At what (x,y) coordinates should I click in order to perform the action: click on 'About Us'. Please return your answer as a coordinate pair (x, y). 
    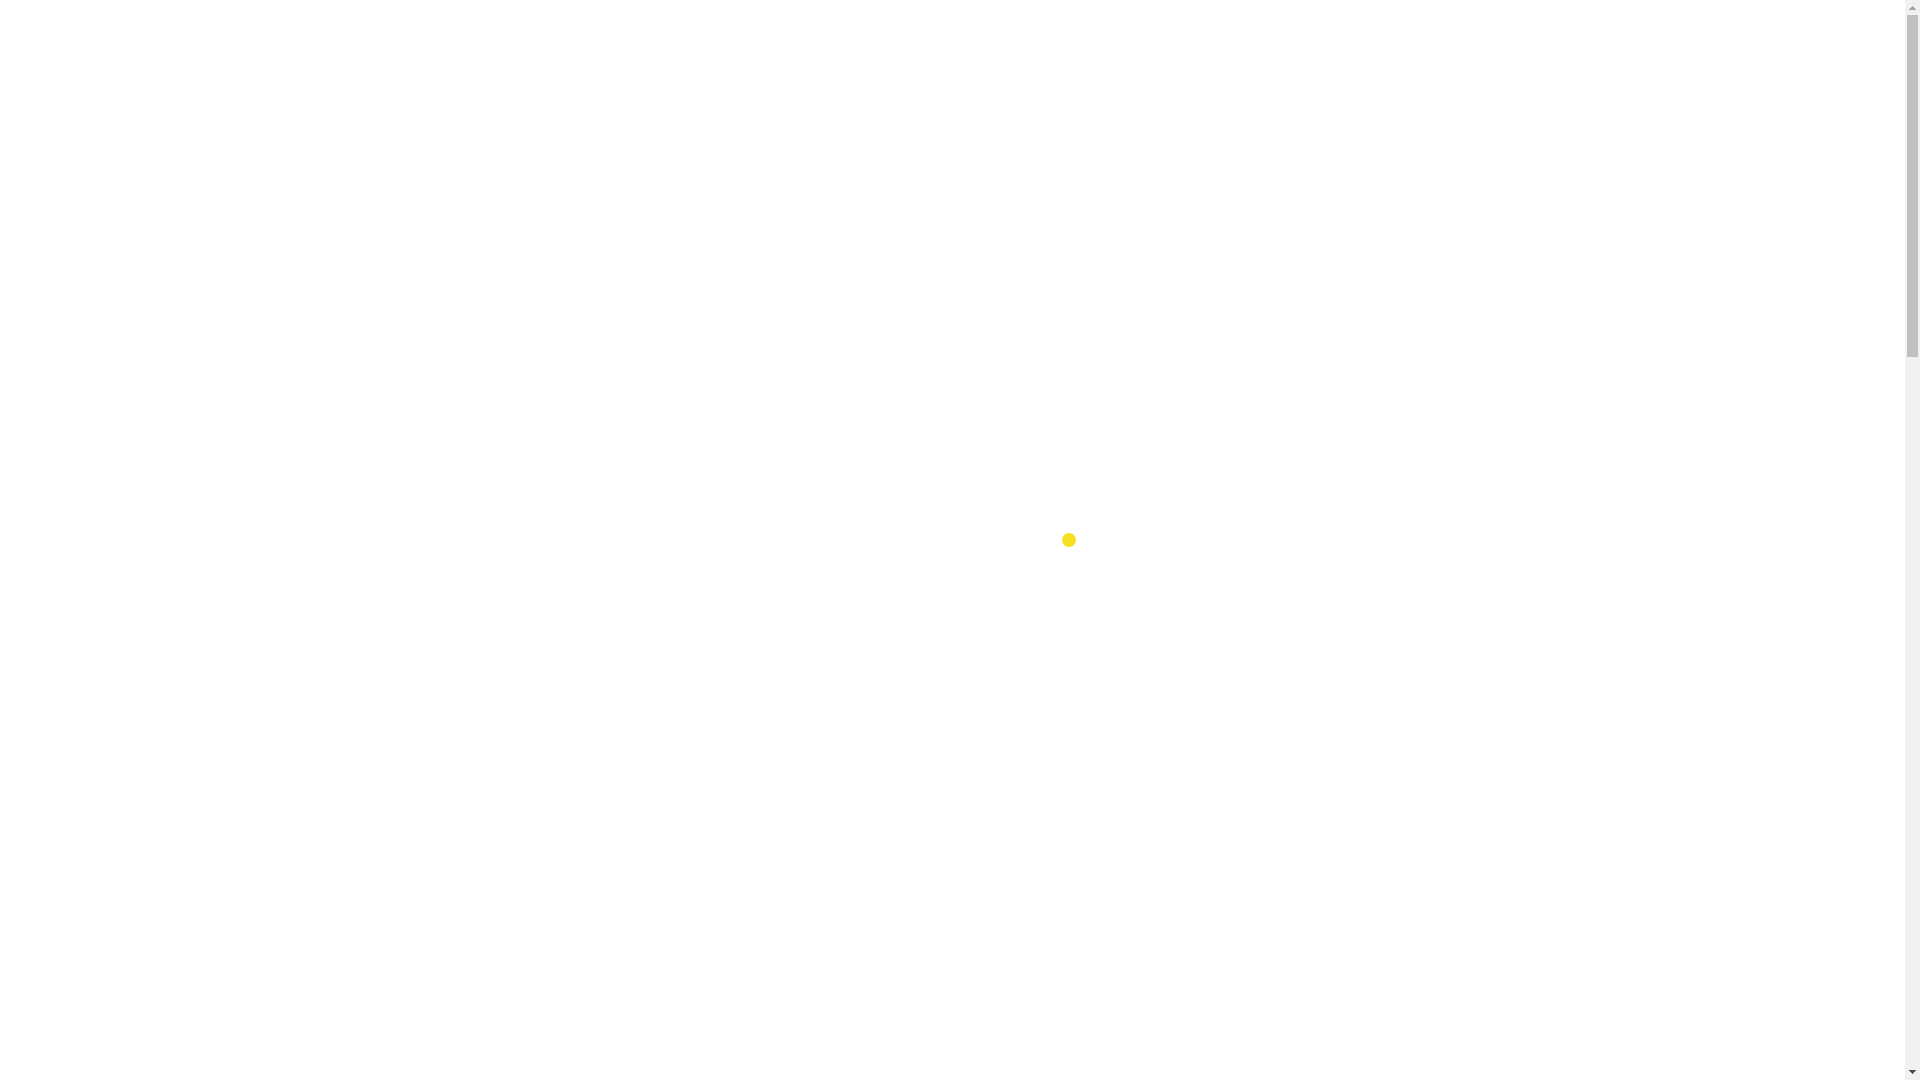
    Looking at the image, I should click on (953, 44).